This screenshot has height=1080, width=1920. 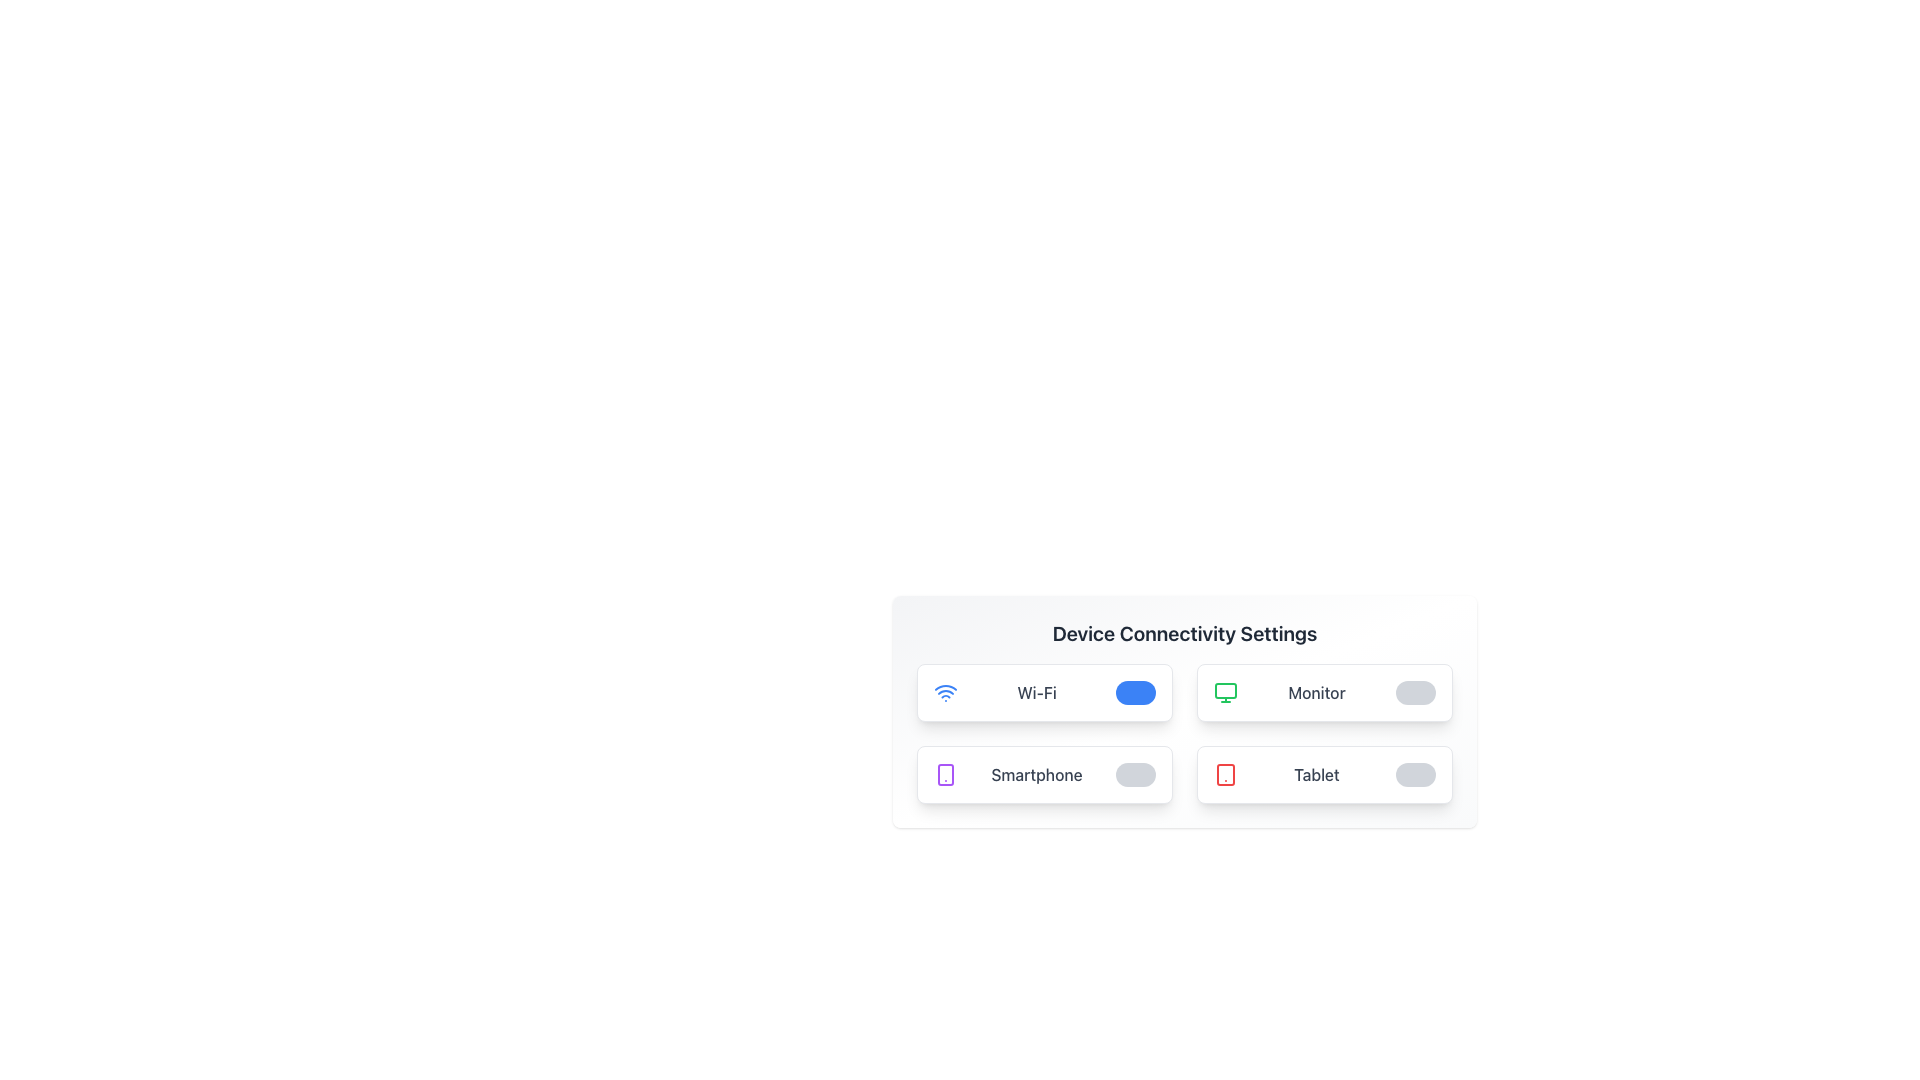 I want to click on text label 'Tablet' from the Toggle card located in the bottom-right of the grid in the 'Device Connectivity Settings' section, so click(x=1324, y=774).